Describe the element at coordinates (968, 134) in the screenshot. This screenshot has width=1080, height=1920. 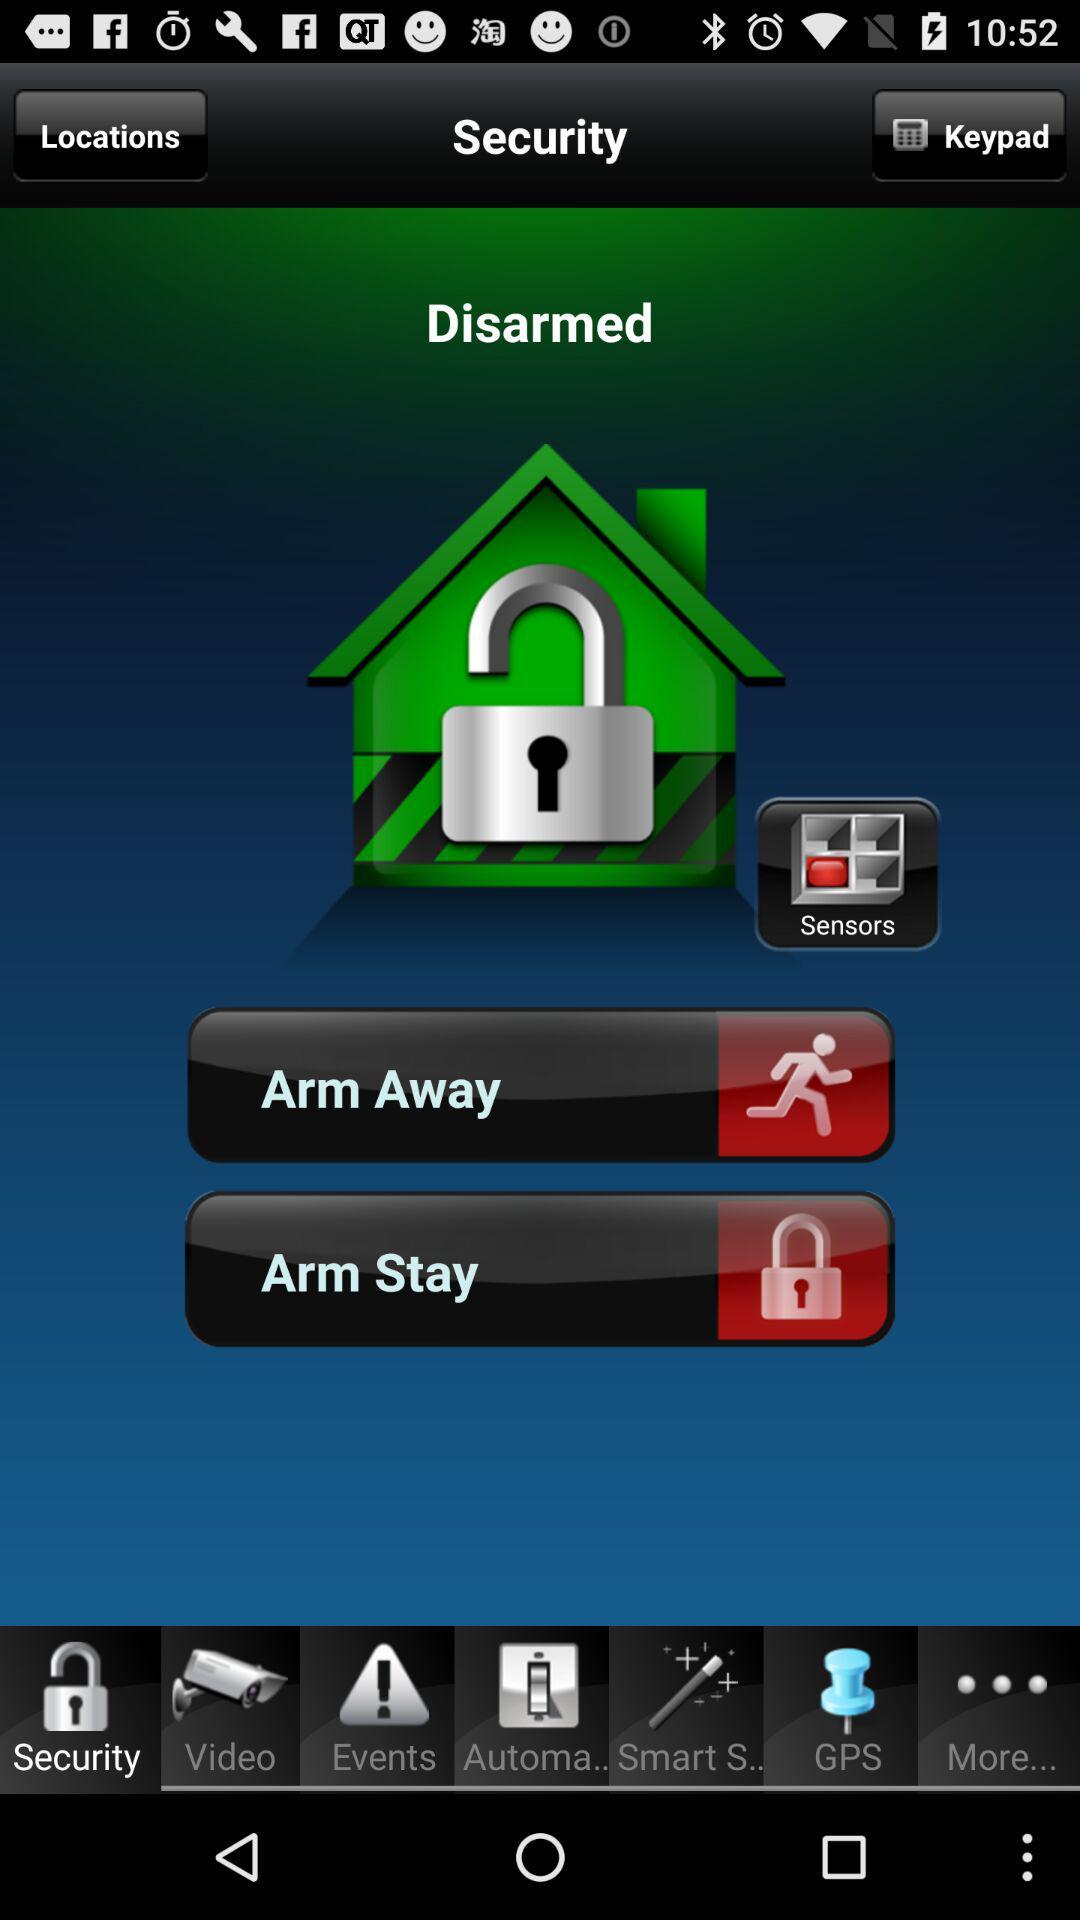
I see `item next to the security` at that location.